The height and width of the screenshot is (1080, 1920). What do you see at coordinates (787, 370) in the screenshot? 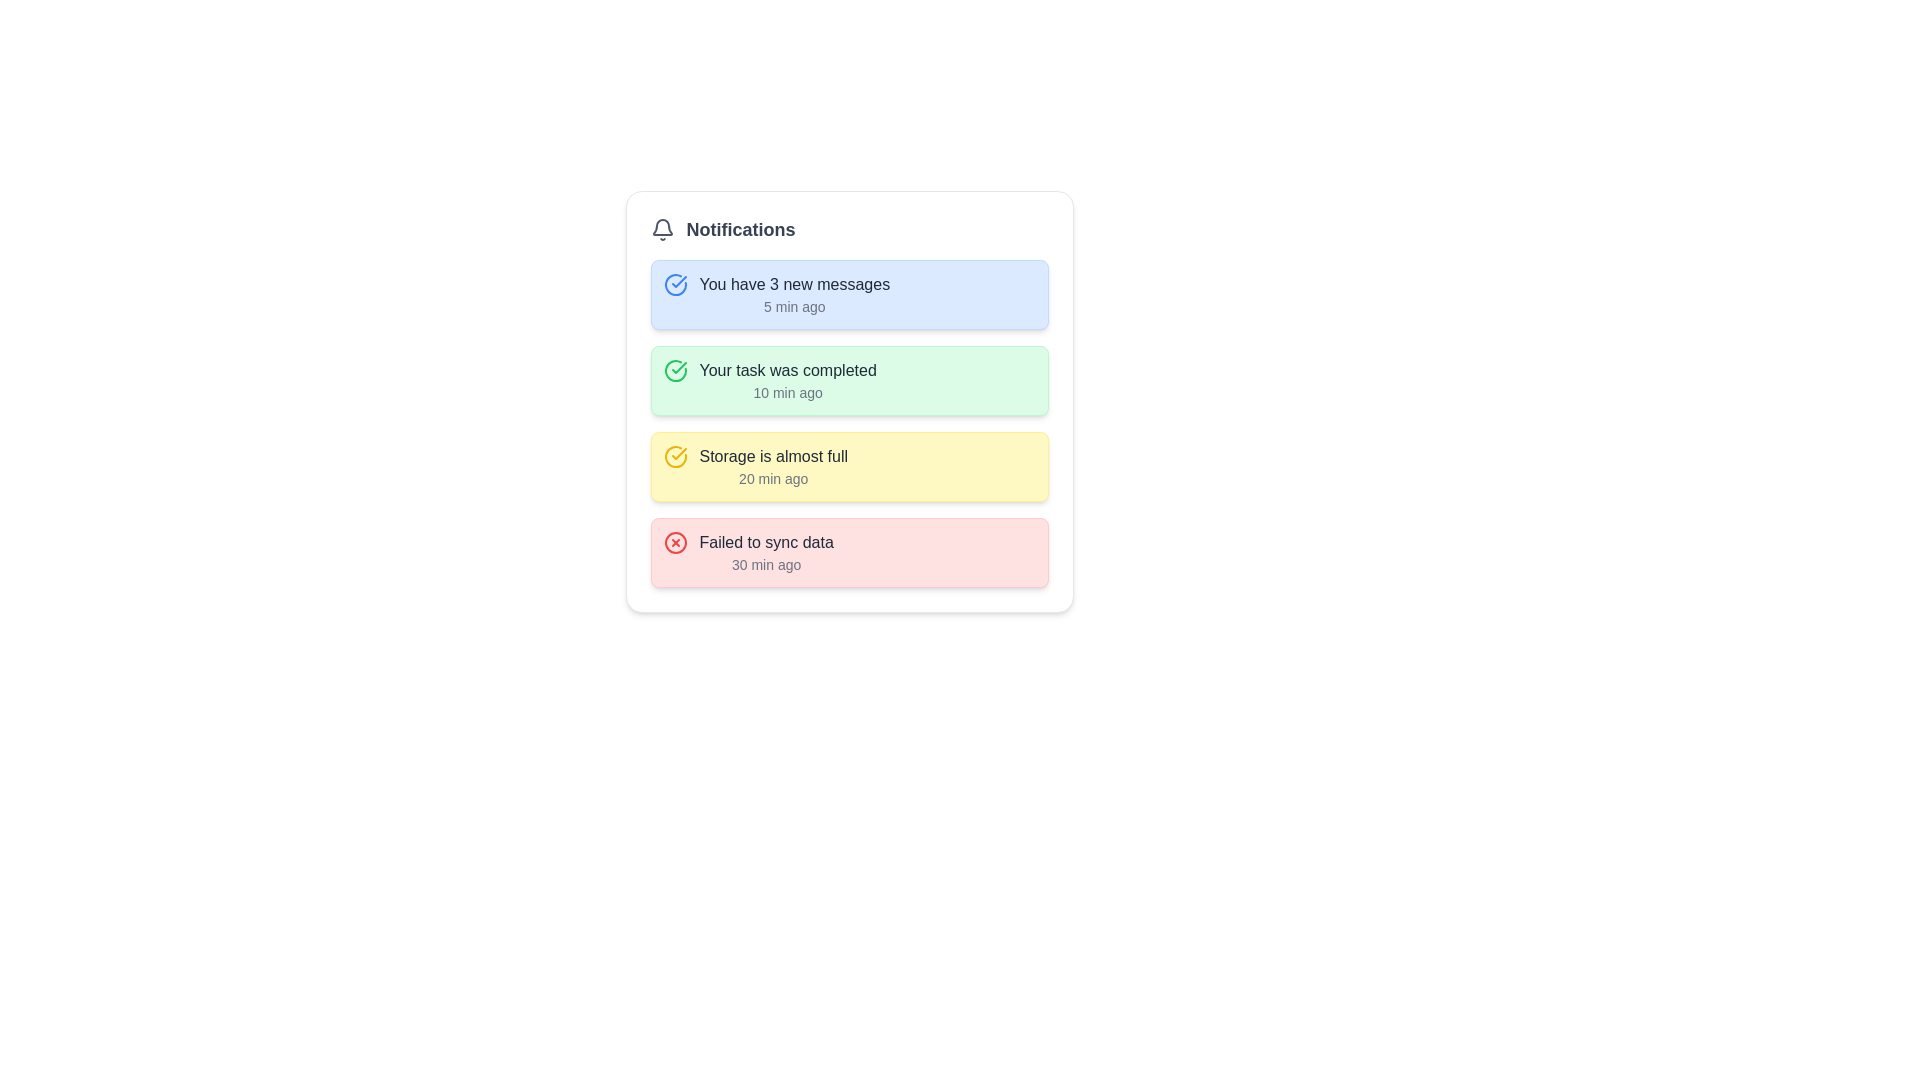
I see `the text label displaying 'Your task was completed' in the notification card located in the second row of the notification list` at bounding box center [787, 370].